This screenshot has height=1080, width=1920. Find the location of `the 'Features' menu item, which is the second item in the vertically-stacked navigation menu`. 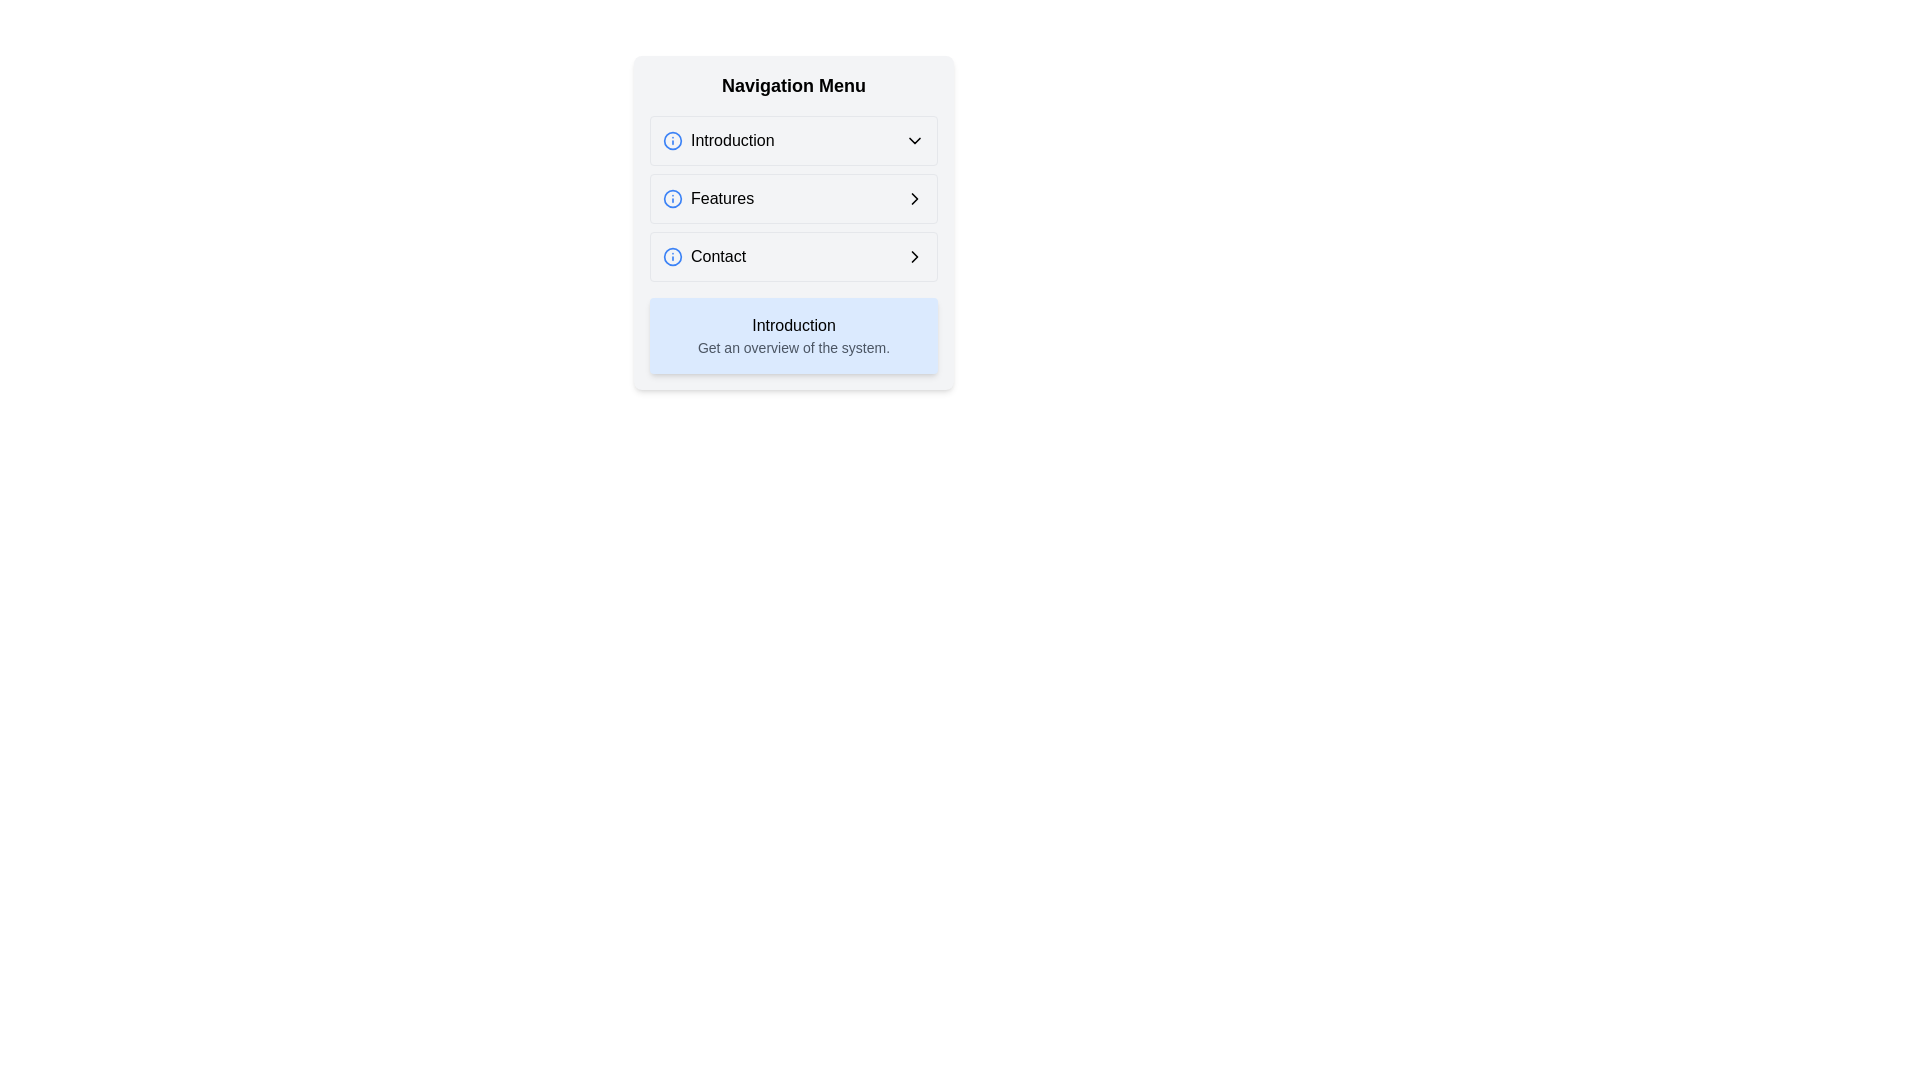

the 'Features' menu item, which is the second item in the vertically-stacked navigation menu is located at coordinates (708, 199).